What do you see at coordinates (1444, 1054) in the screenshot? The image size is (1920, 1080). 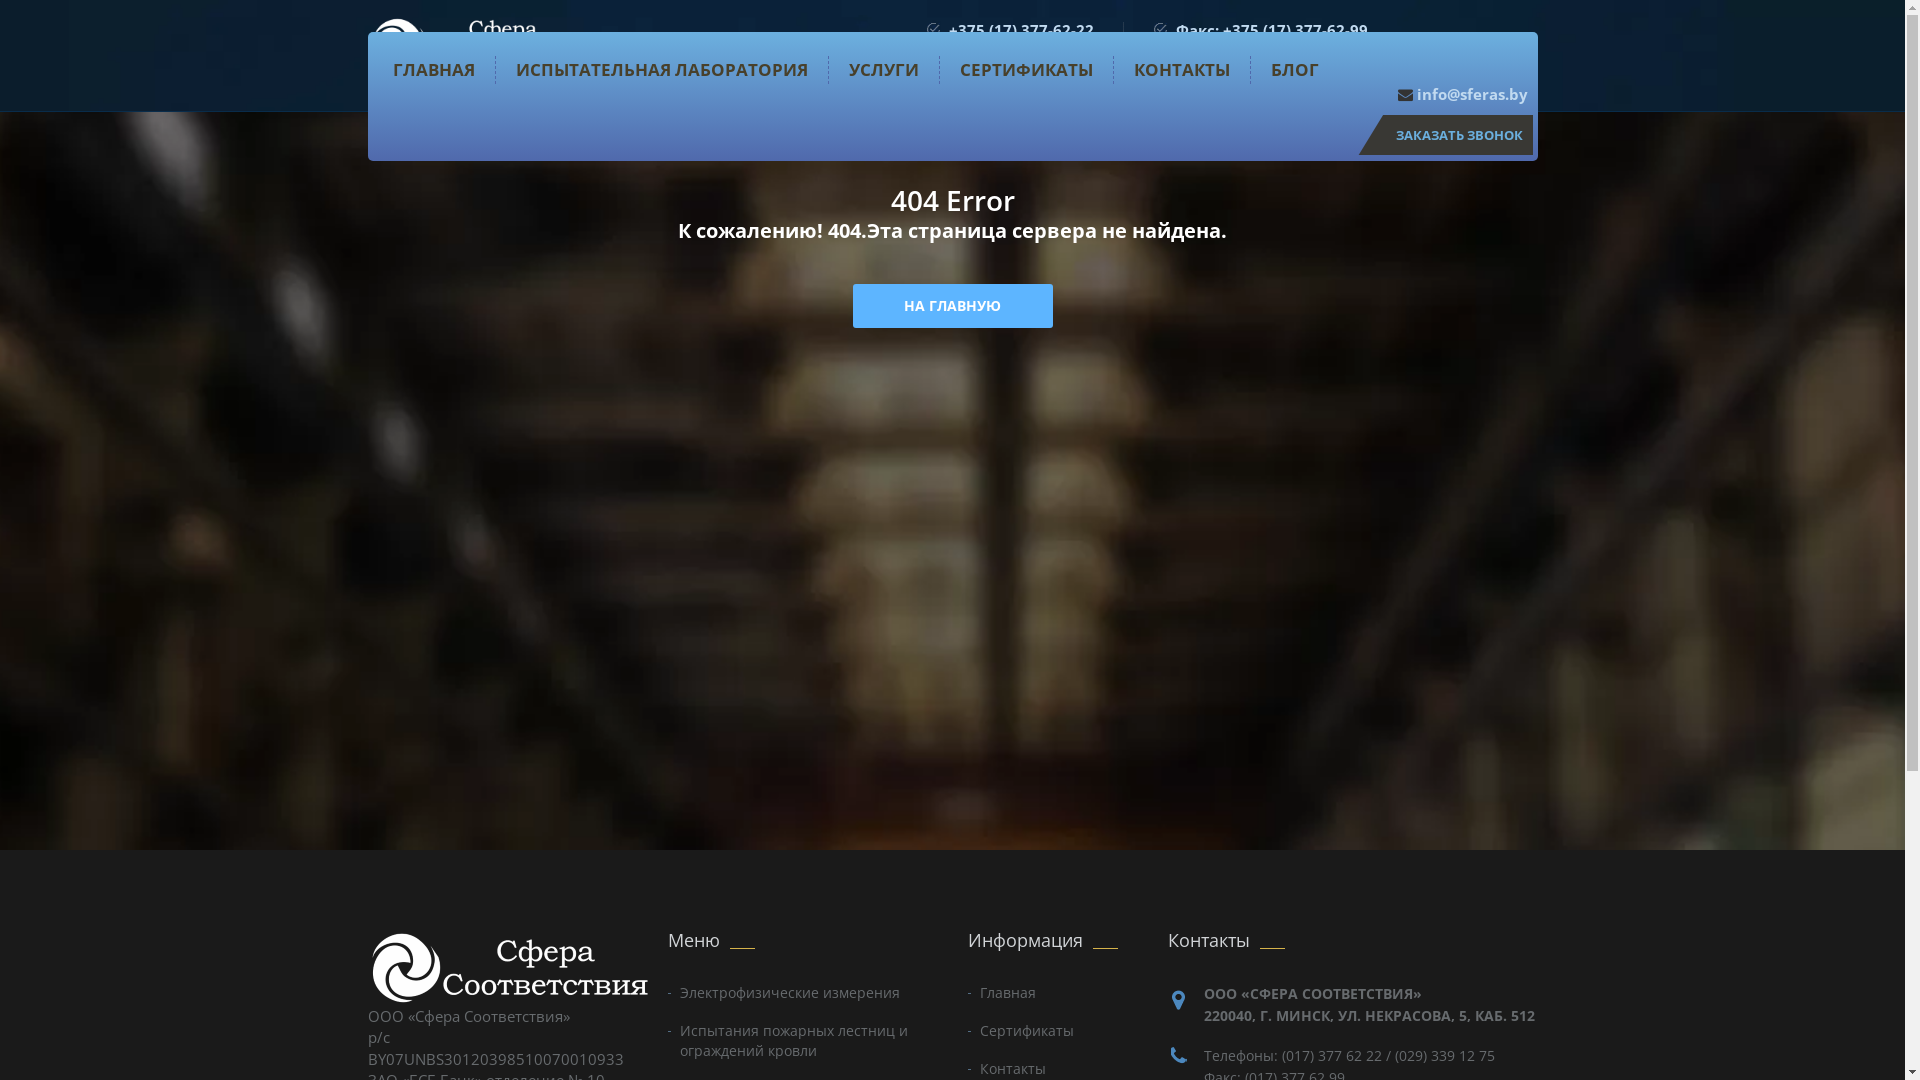 I see `'(029) 339 12 75'` at bounding box center [1444, 1054].